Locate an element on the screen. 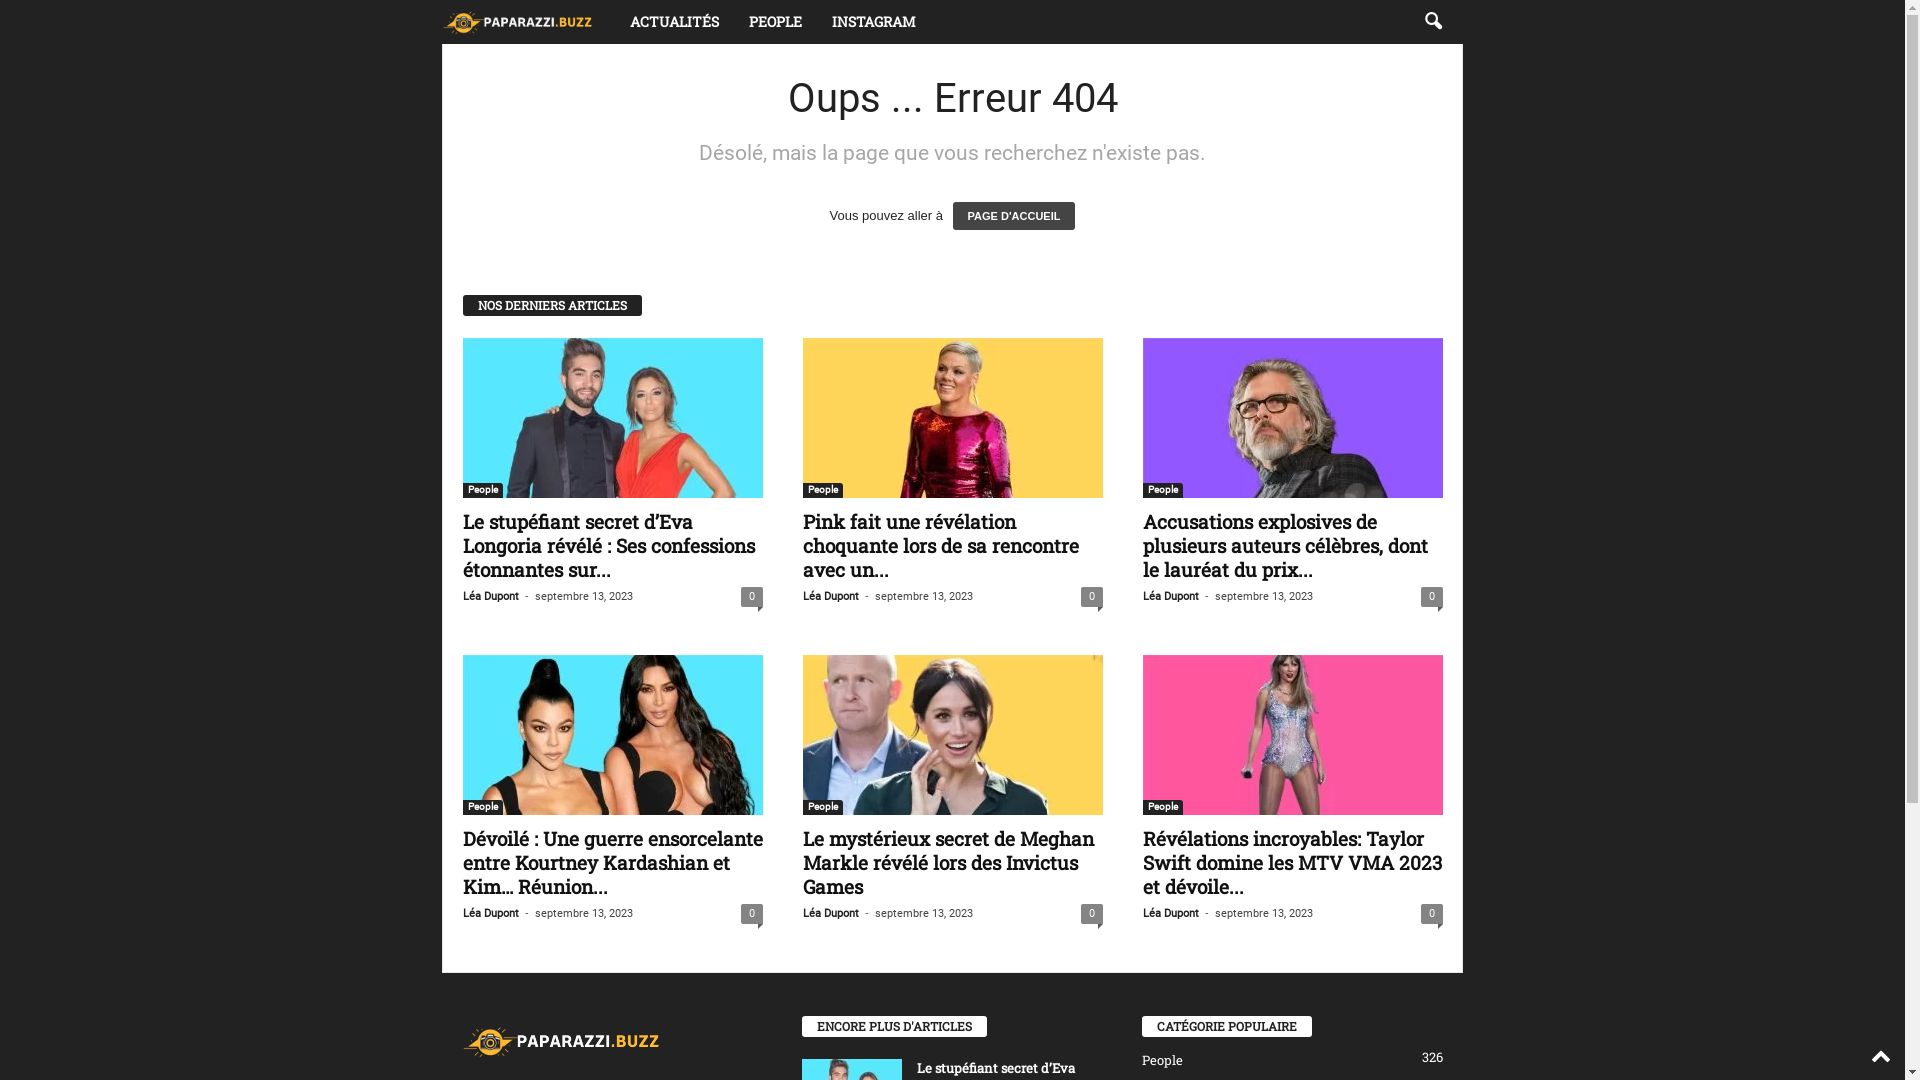  'People is located at coordinates (1162, 1059).